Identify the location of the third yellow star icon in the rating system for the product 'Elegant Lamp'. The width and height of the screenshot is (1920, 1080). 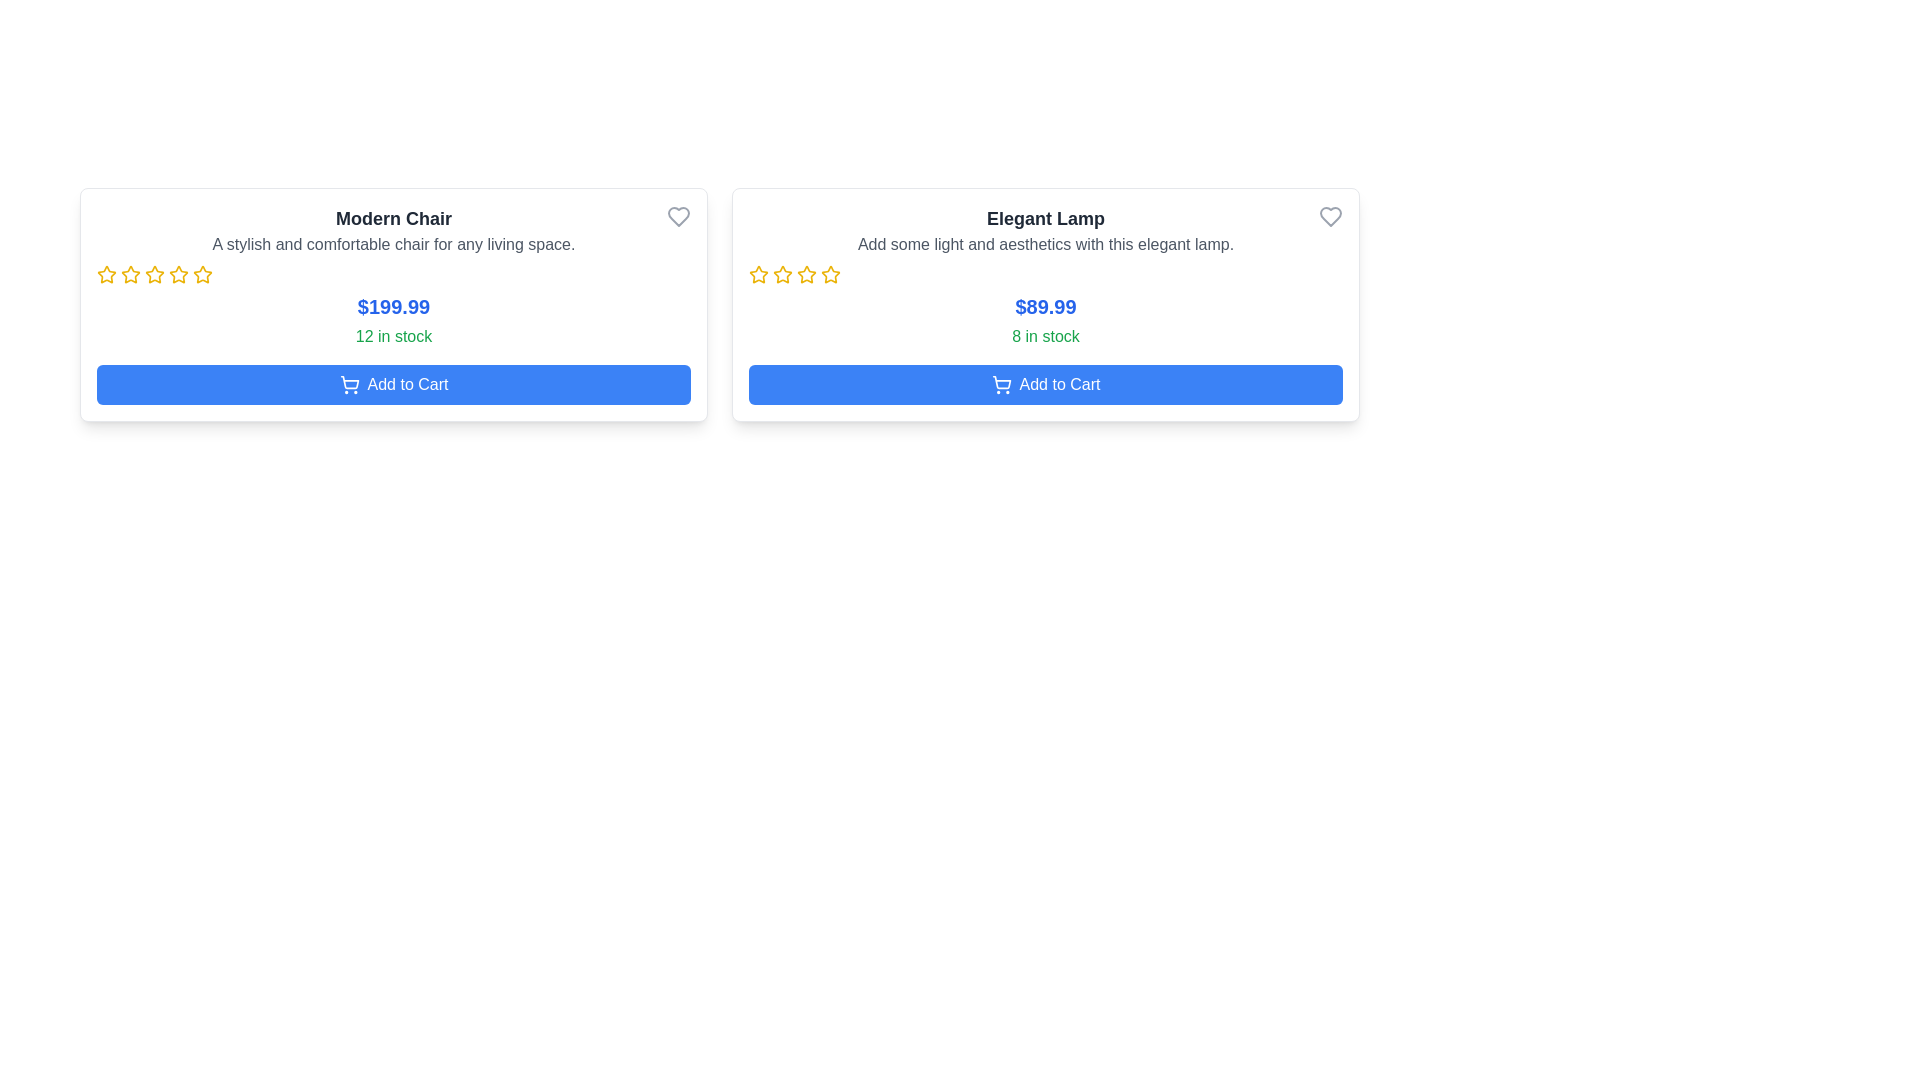
(806, 274).